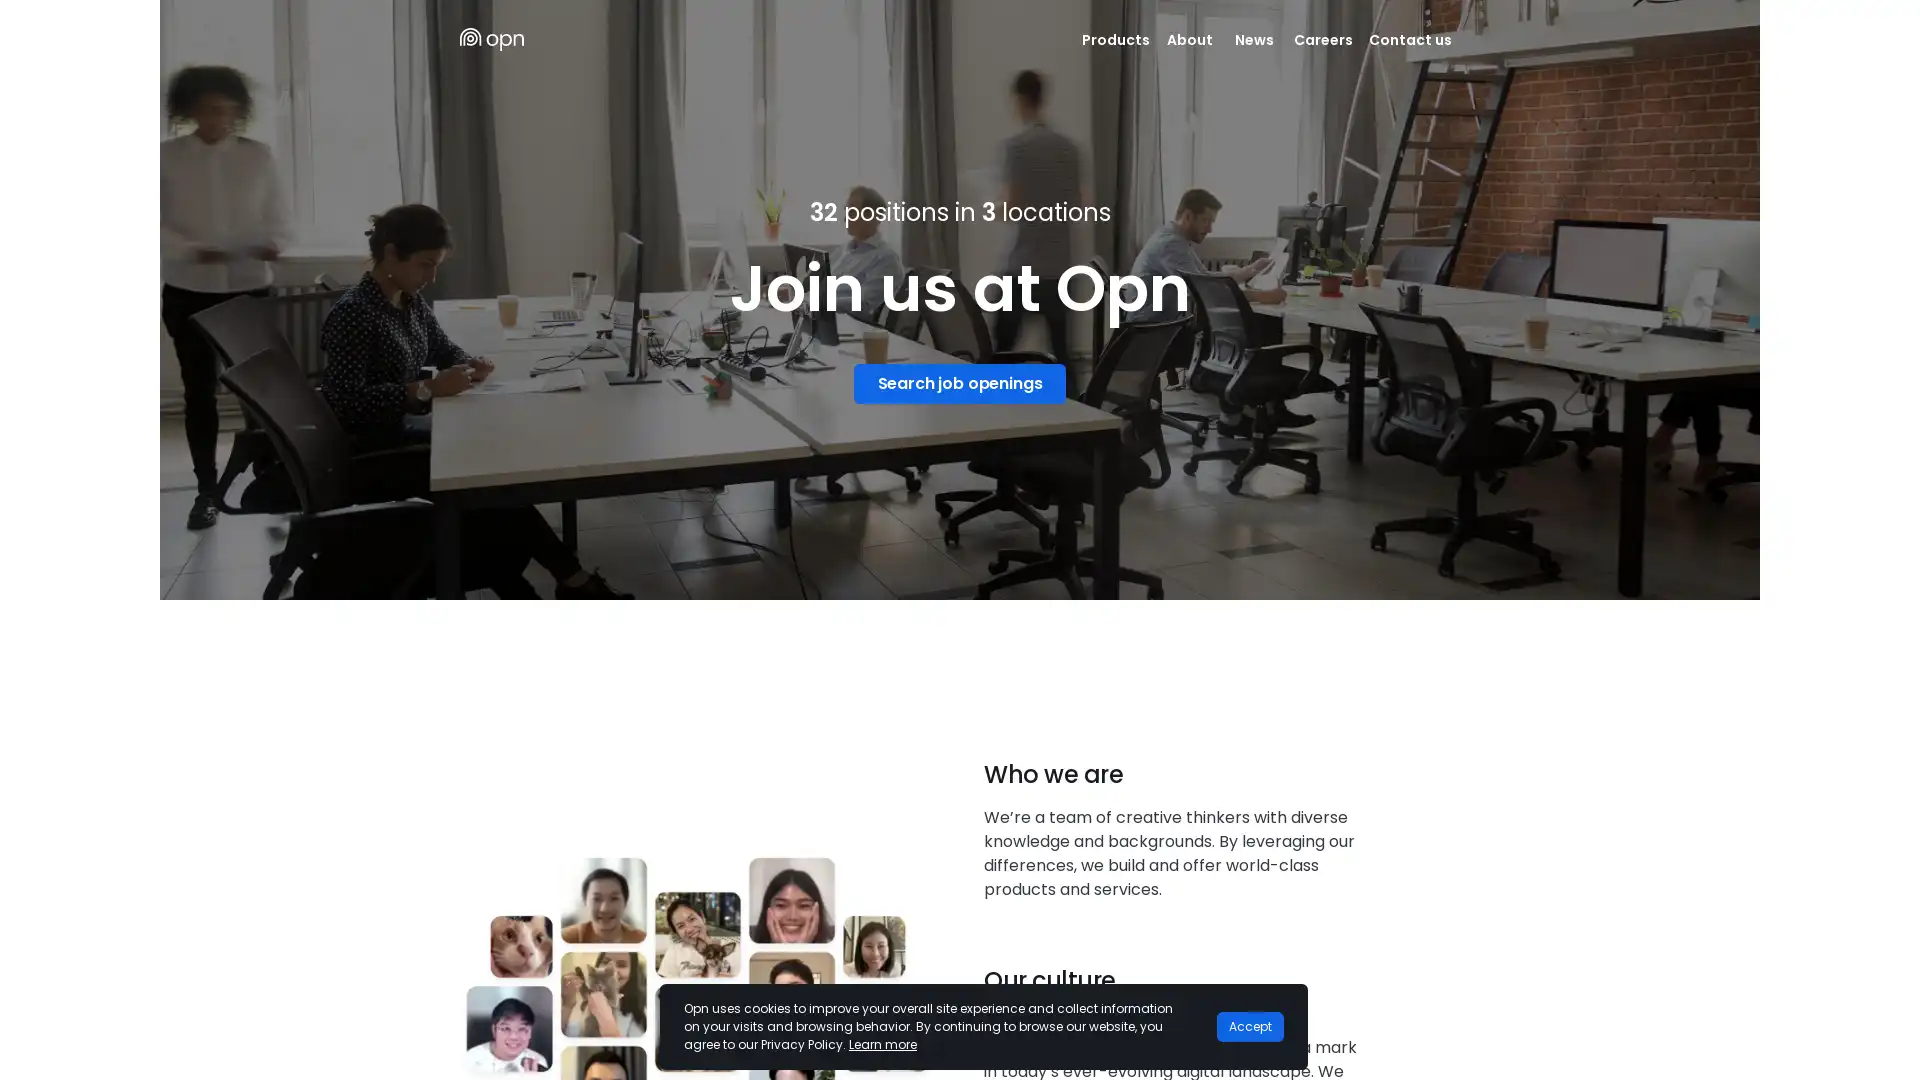 The height and width of the screenshot is (1080, 1920). What do you see at coordinates (1323, 39) in the screenshot?
I see `Careers` at bounding box center [1323, 39].